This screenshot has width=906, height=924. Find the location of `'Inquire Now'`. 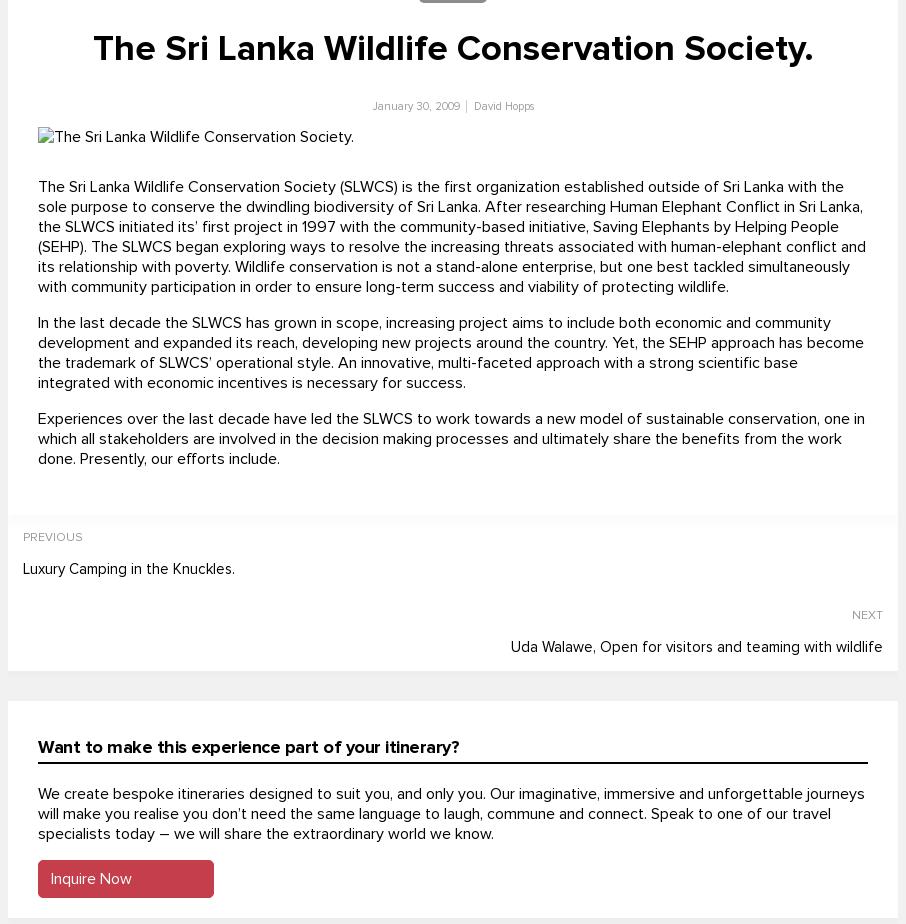

'Inquire Now' is located at coordinates (90, 879).